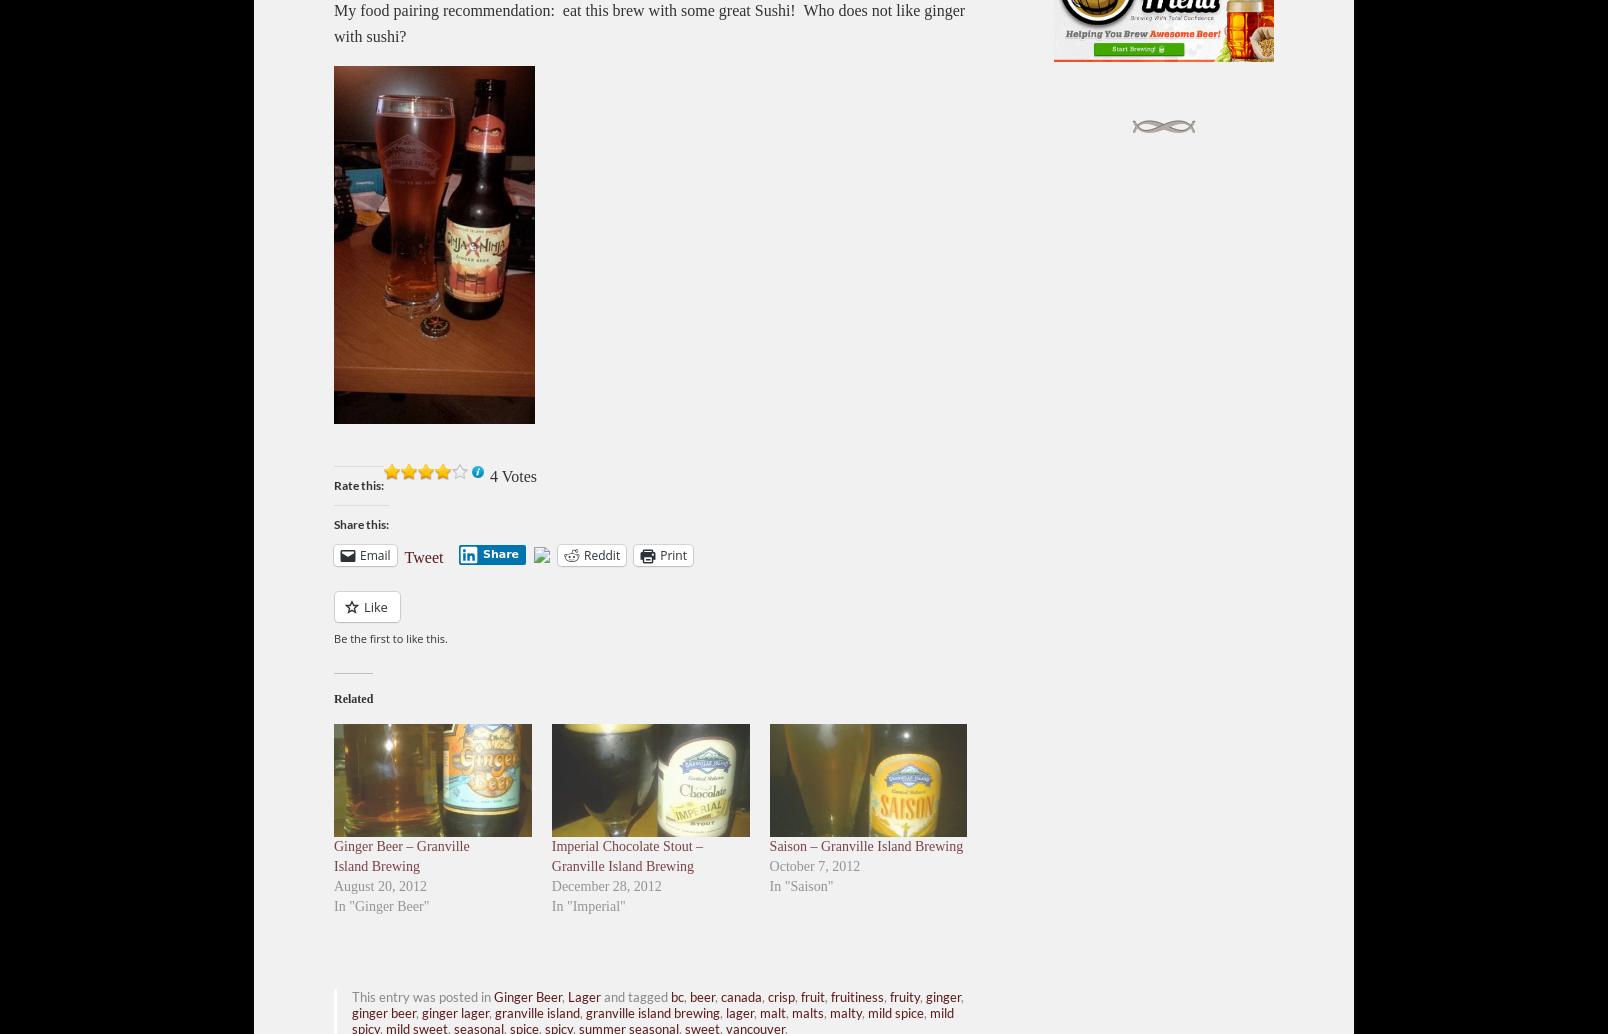  I want to click on 'Share this:', so click(361, 524).